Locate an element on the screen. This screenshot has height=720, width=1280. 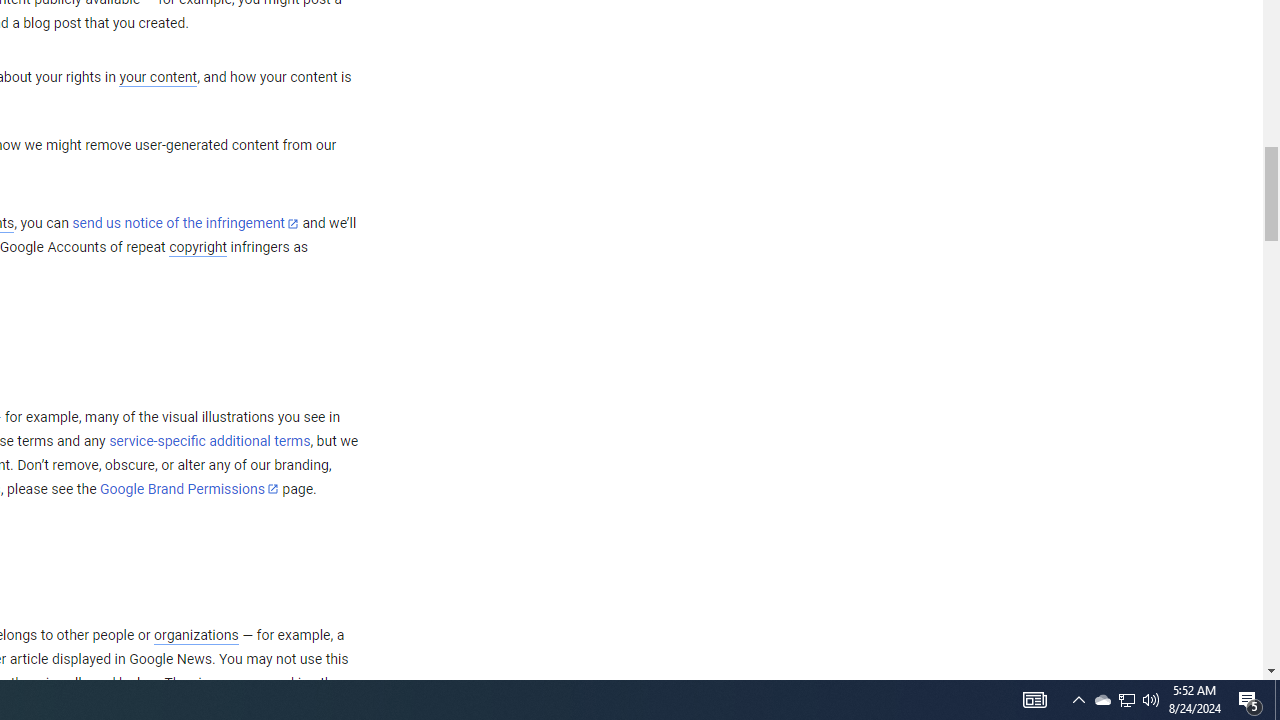
'Google Brand Permissions' is located at coordinates (189, 489).